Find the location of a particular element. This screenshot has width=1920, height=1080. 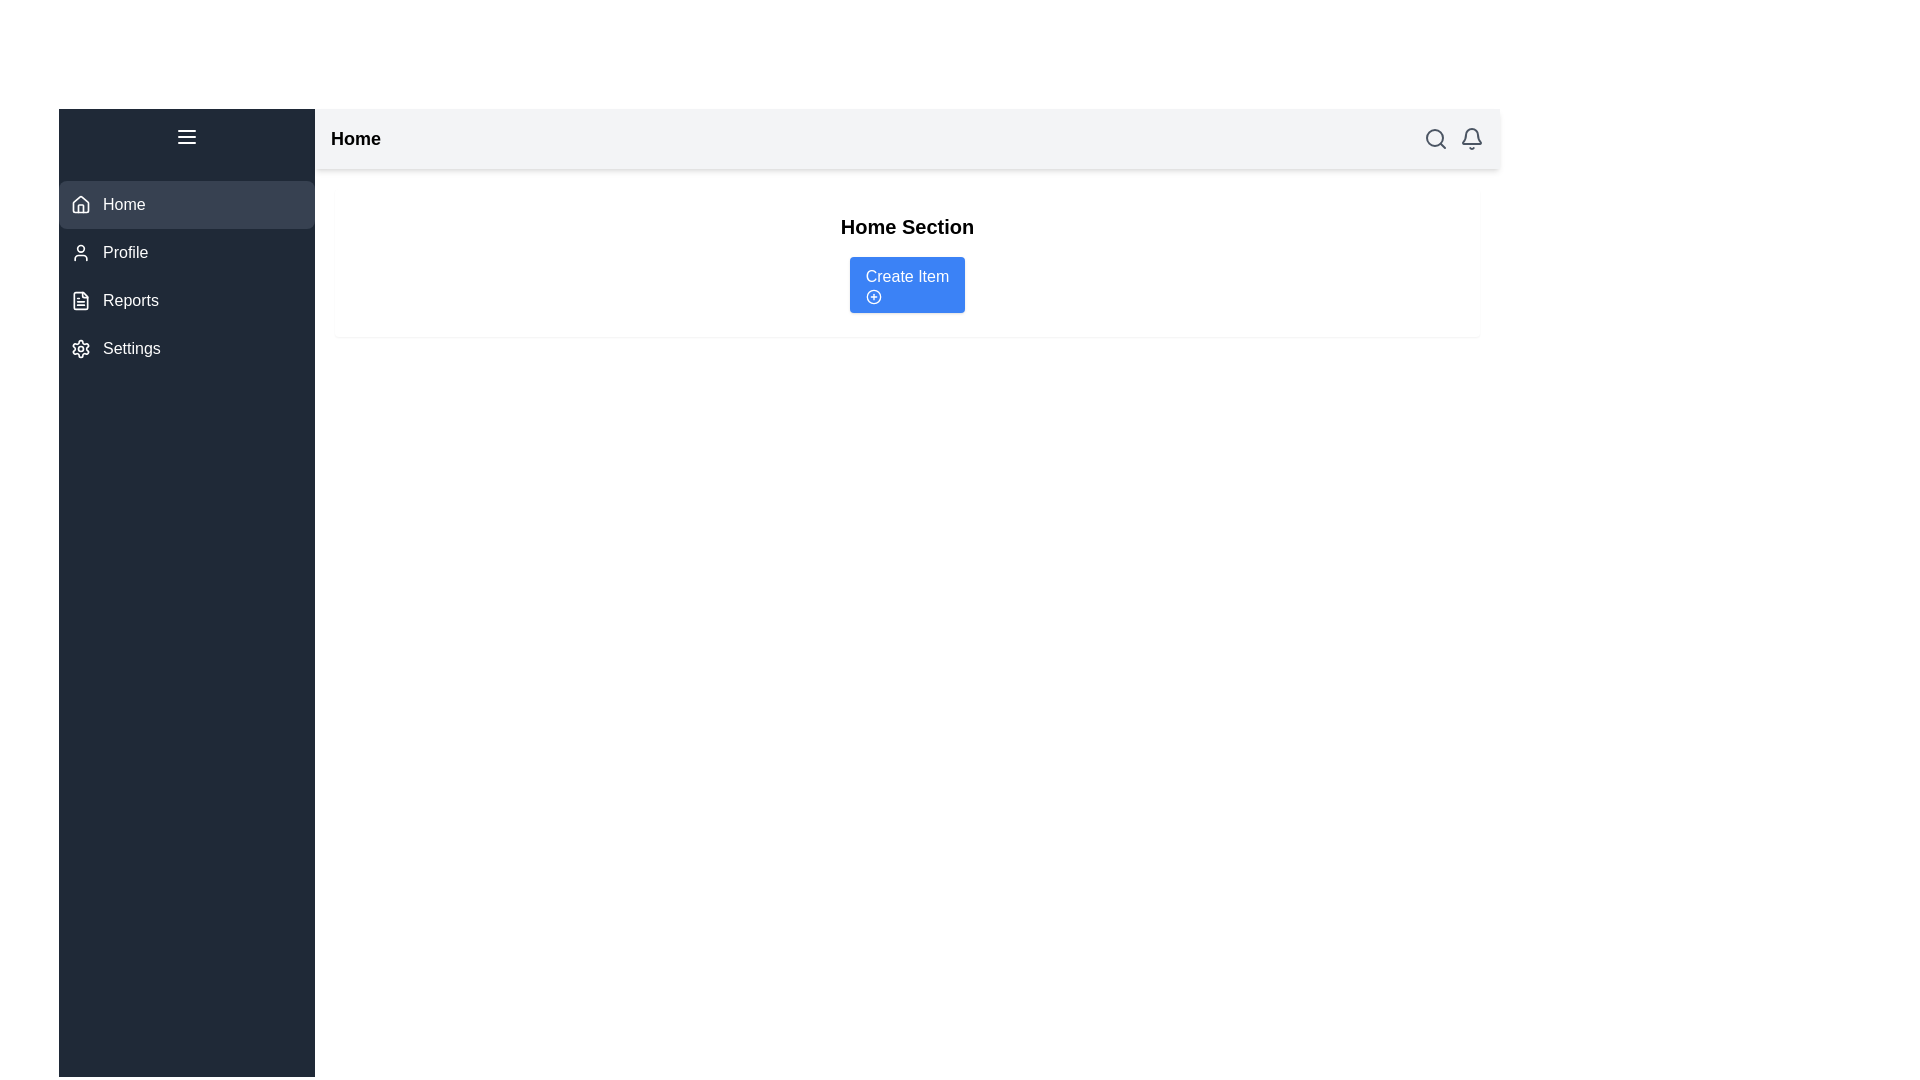

the 'Reports' icon in the sidebar navigation is located at coordinates (80, 300).